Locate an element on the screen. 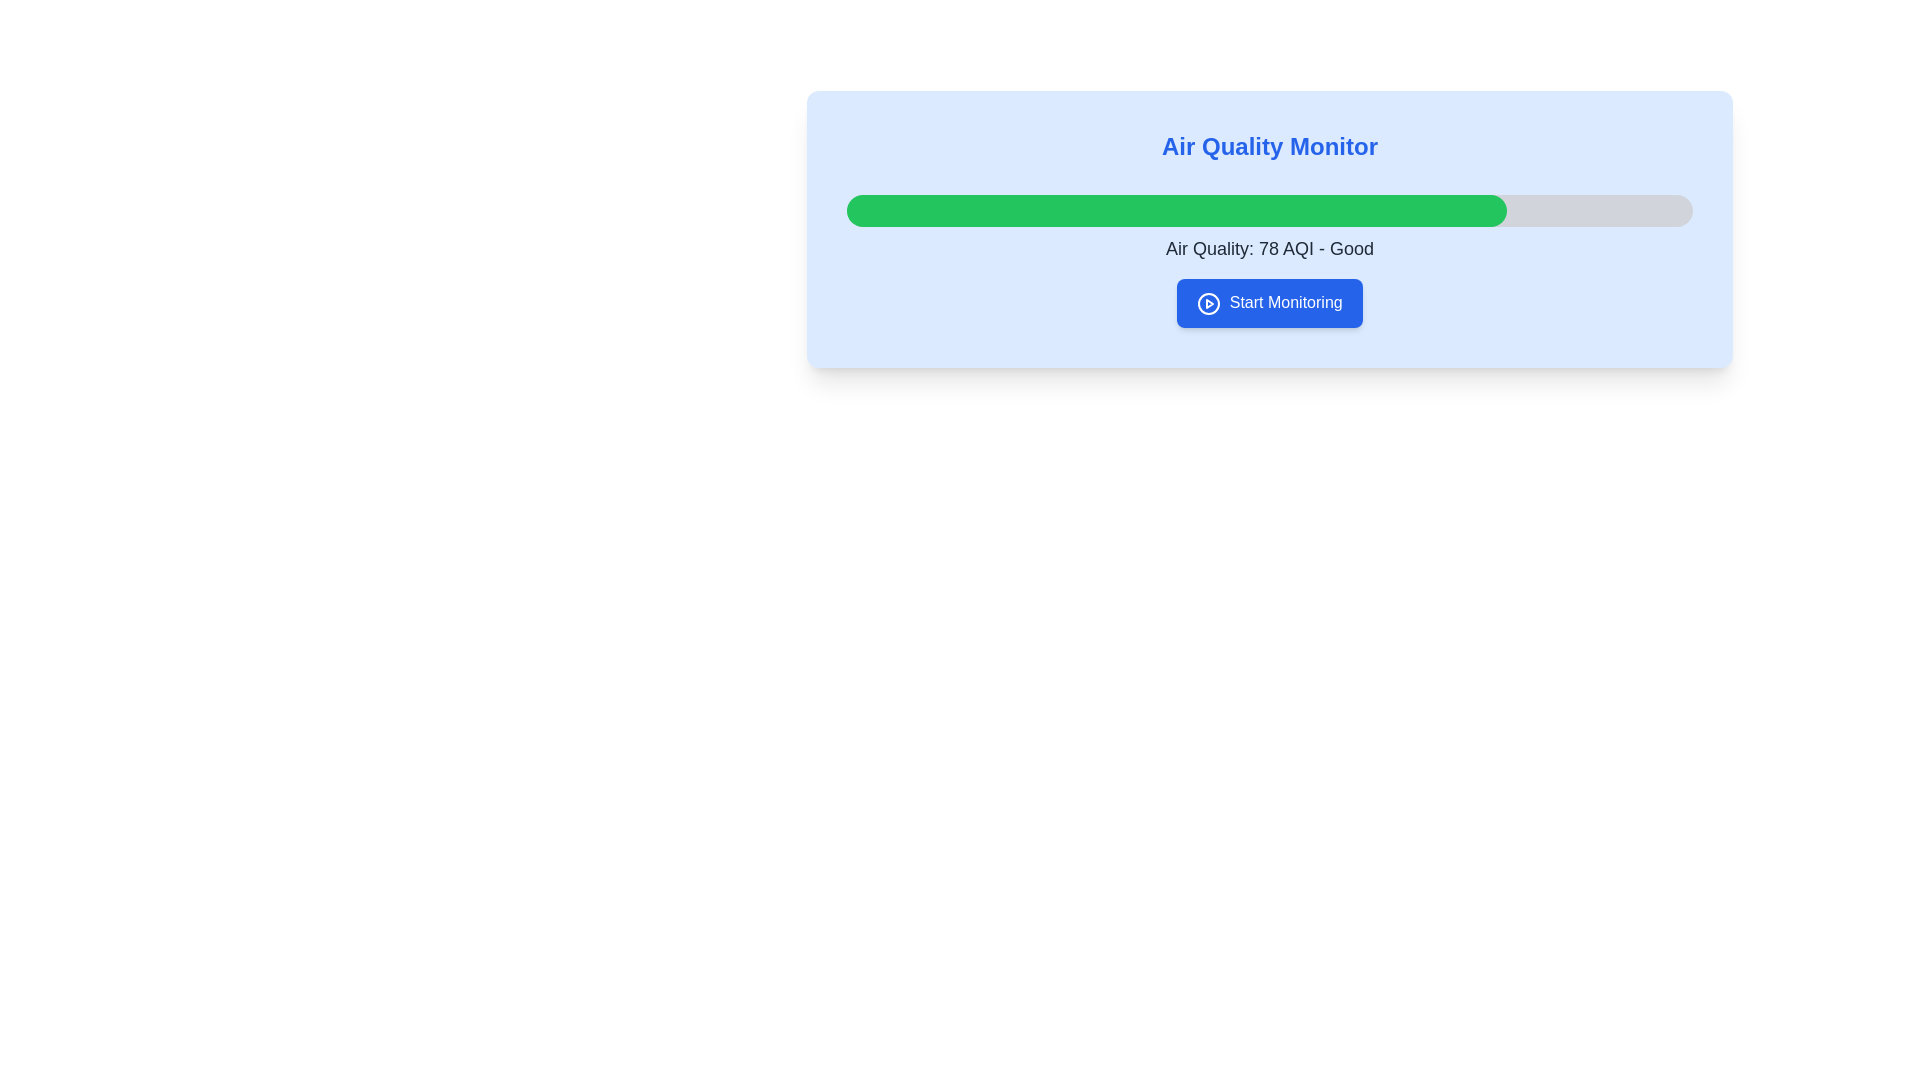 The width and height of the screenshot is (1920, 1080). the second progress bar indicating air quality level, labeled as 'Good' with a reading of 78 AQI, located below the title 'Air Quality Monitor' is located at coordinates (1269, 211).